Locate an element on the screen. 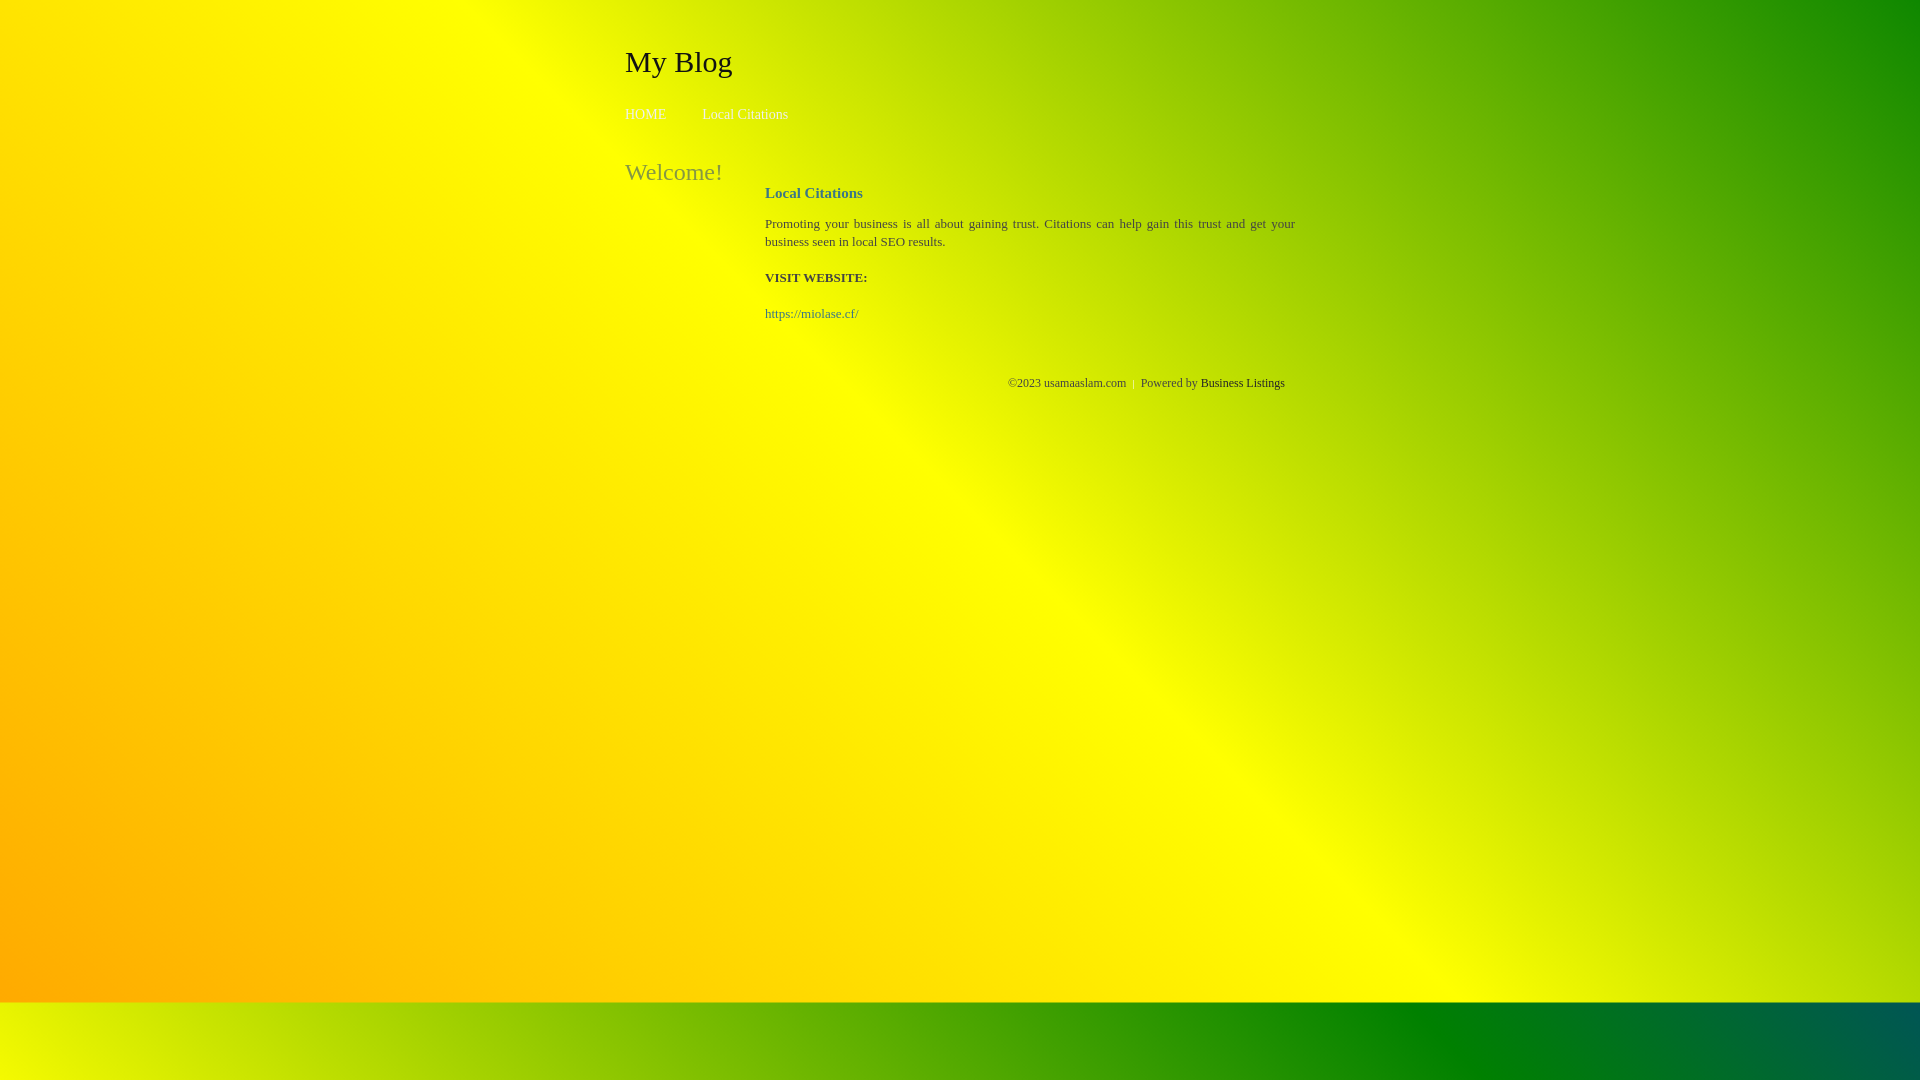 The image size is (1920, 1080). 'https://miolase.cf/' is located at coordinates (811, 313).